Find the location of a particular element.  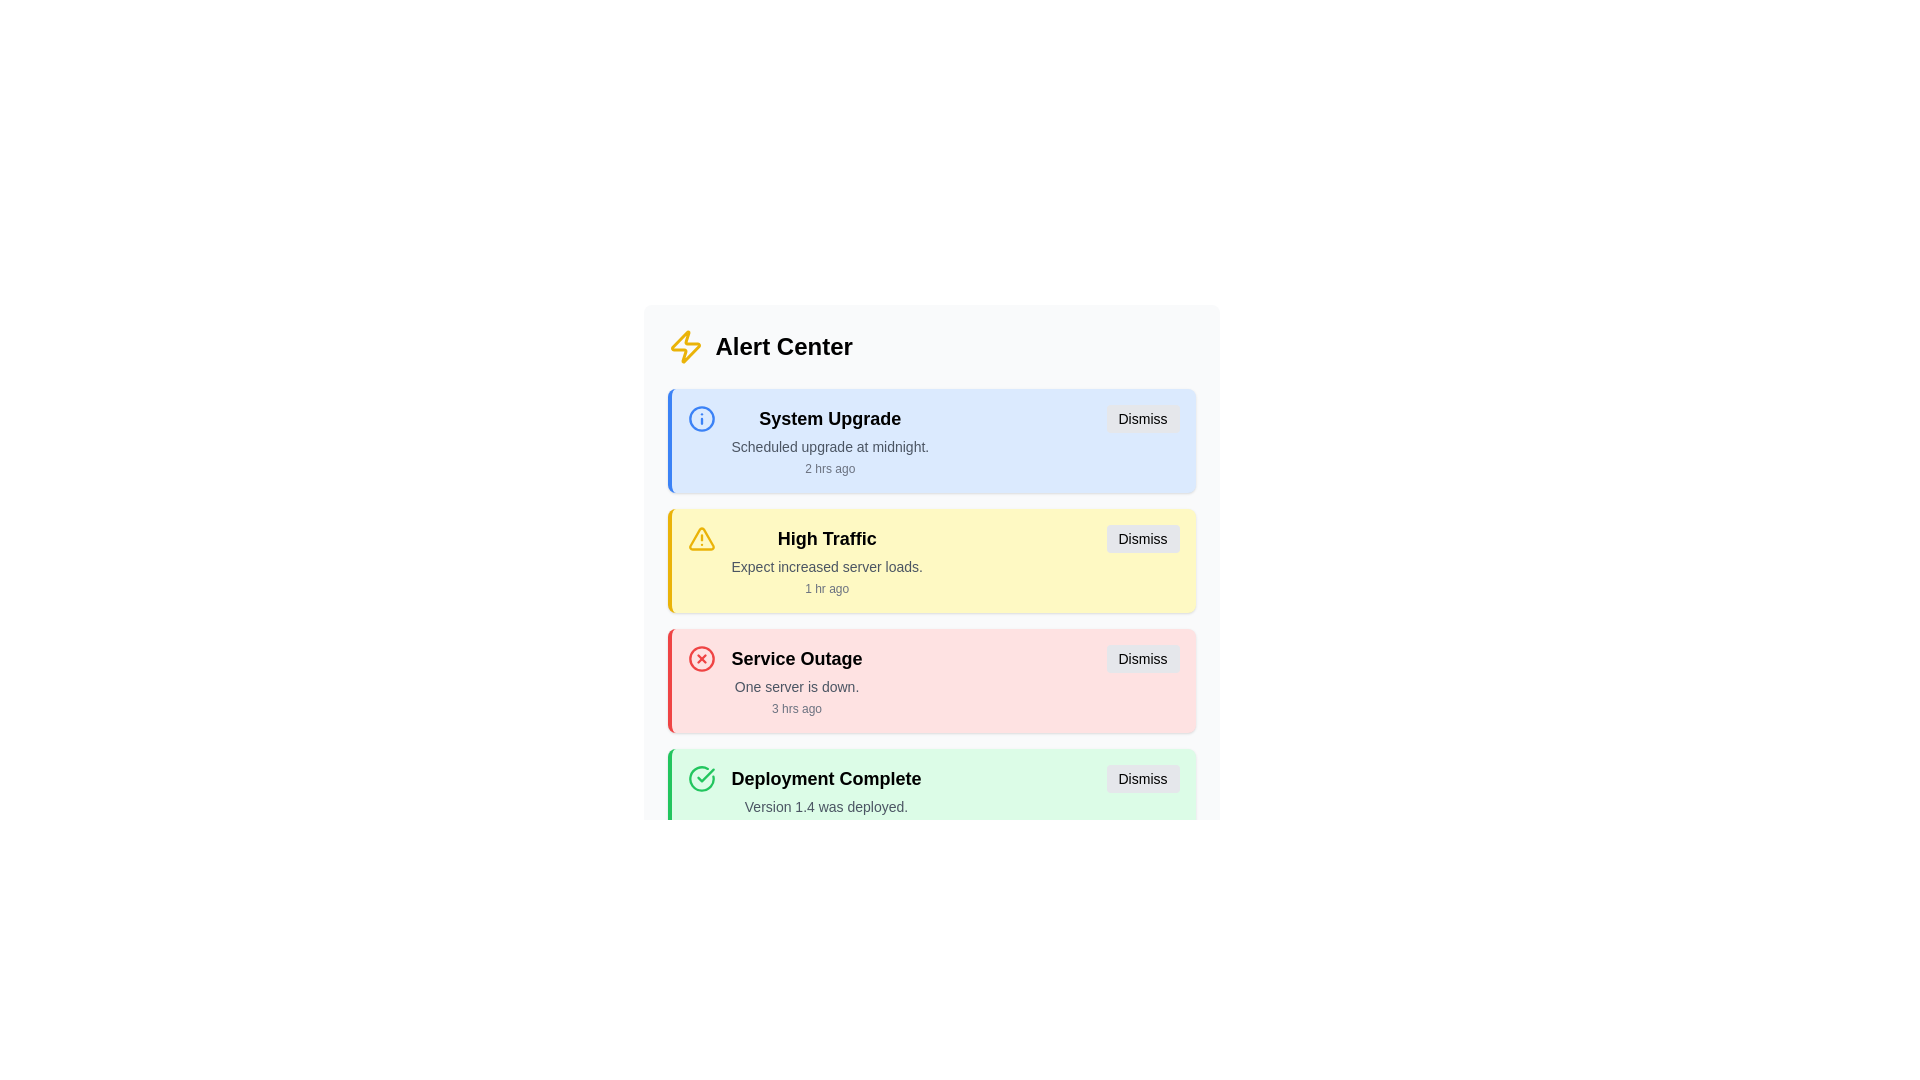

the details associated with the warning icon for the 'High Traffic' alert notification, which is part of the yellow alert card in the 'Alert Center' is located at coordinates (701, 538).